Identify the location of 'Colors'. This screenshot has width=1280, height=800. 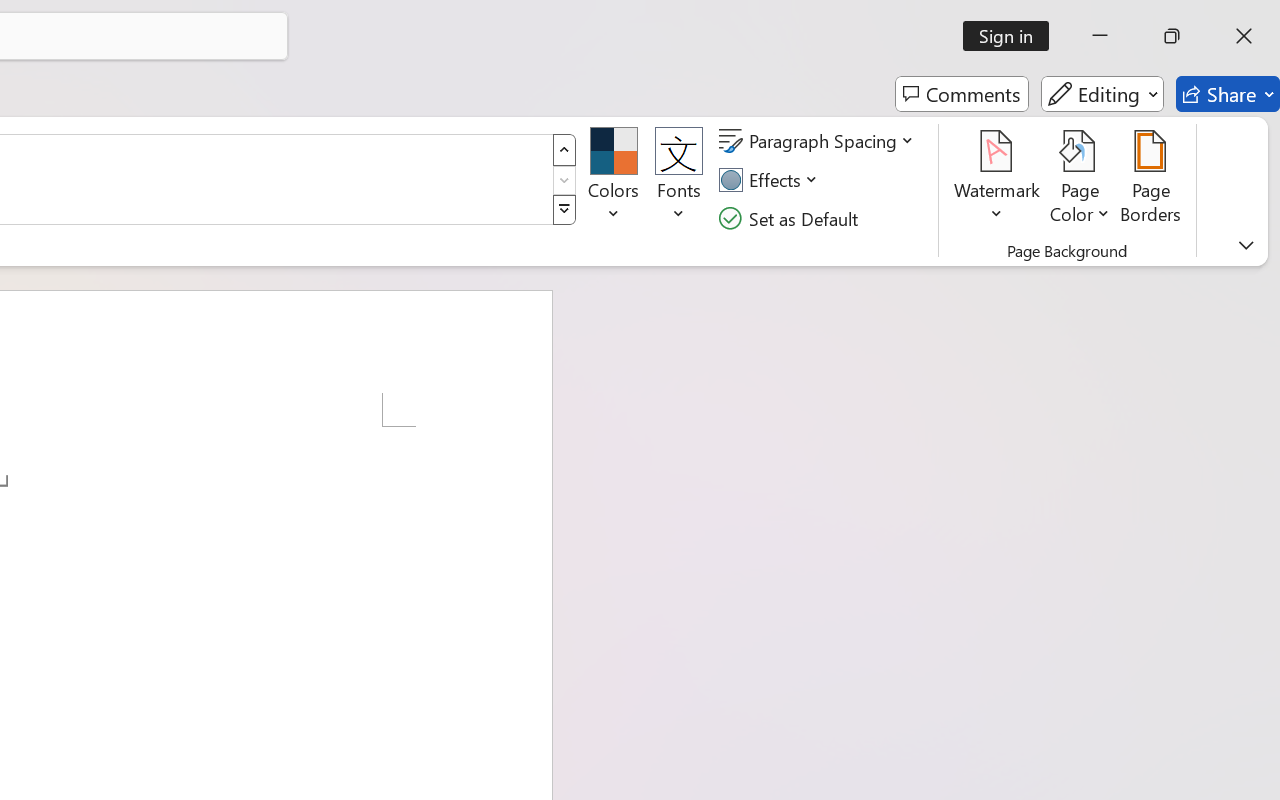
(612, 179).